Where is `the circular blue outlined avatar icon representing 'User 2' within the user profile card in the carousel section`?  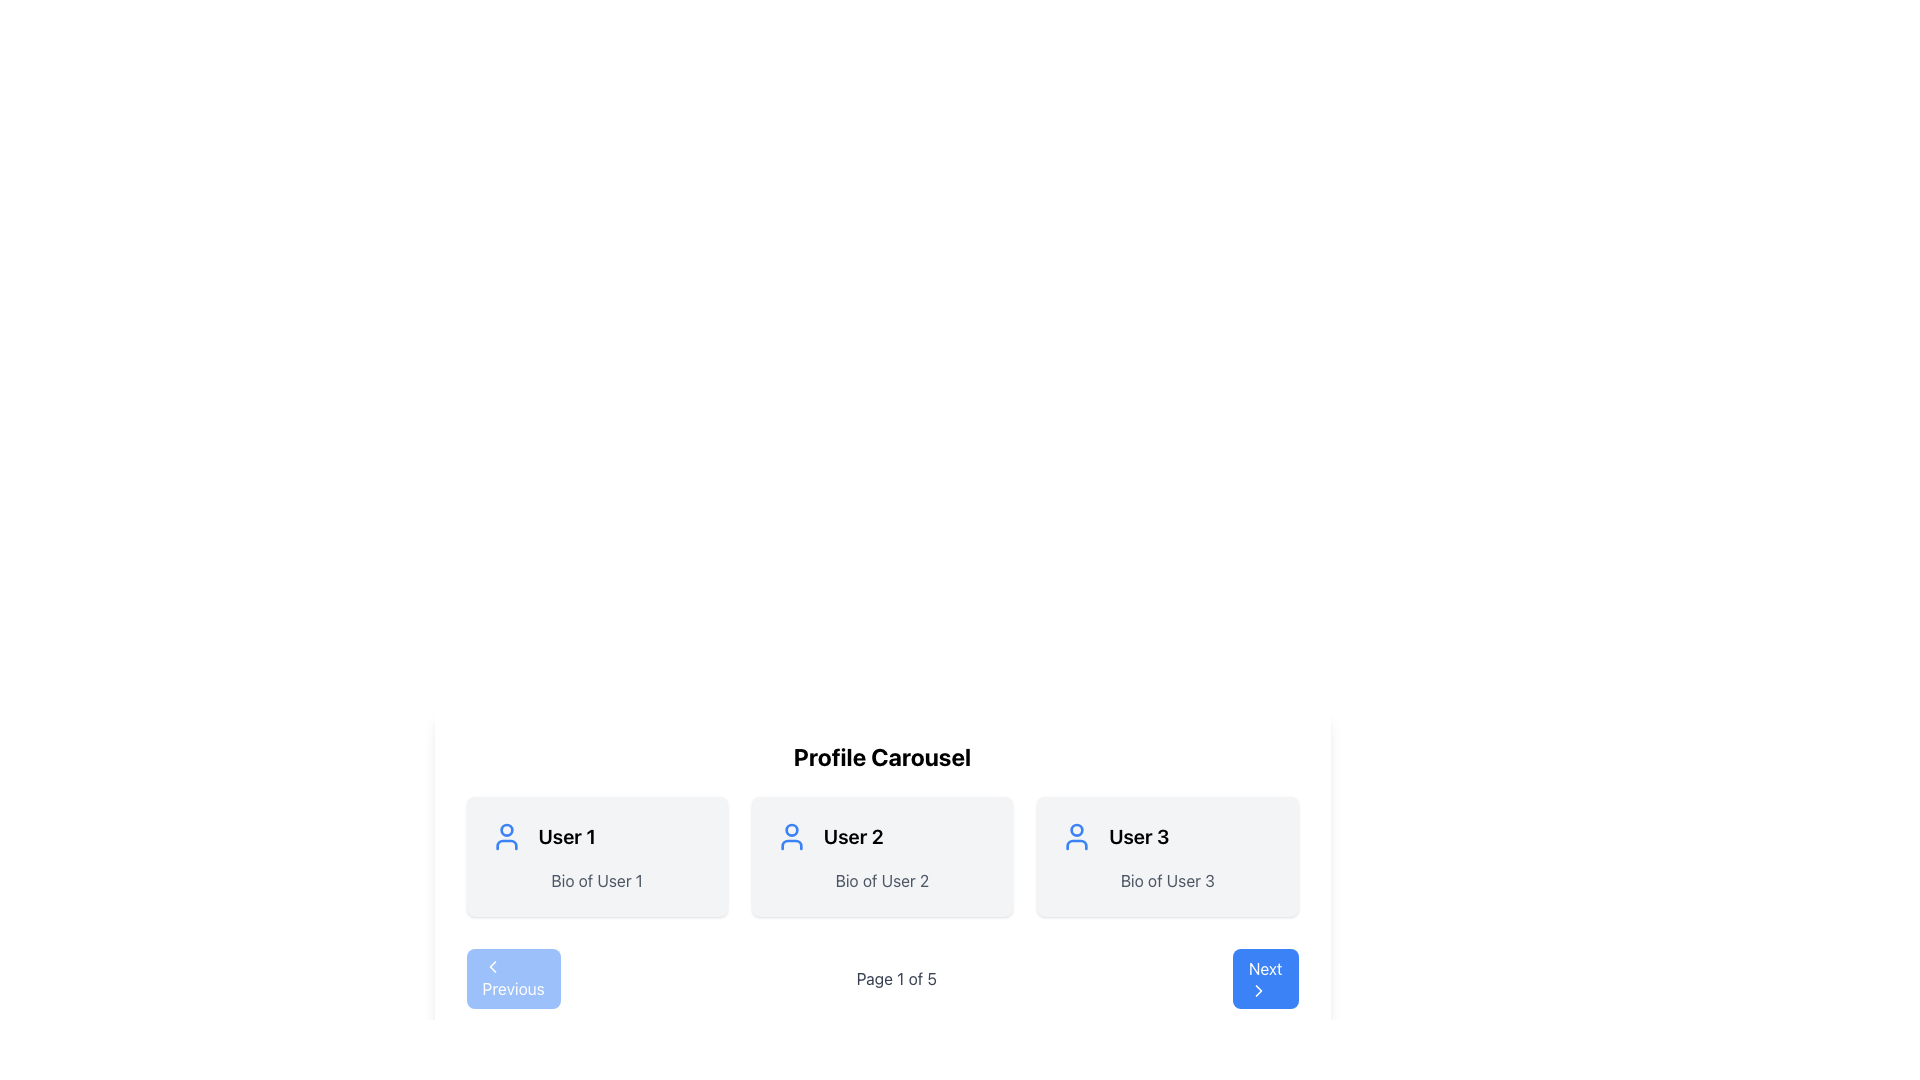
the circular blue outlined avatar icon representing 'User 2' within the user profile card in the carousel section is located at coordinates (790, 830).